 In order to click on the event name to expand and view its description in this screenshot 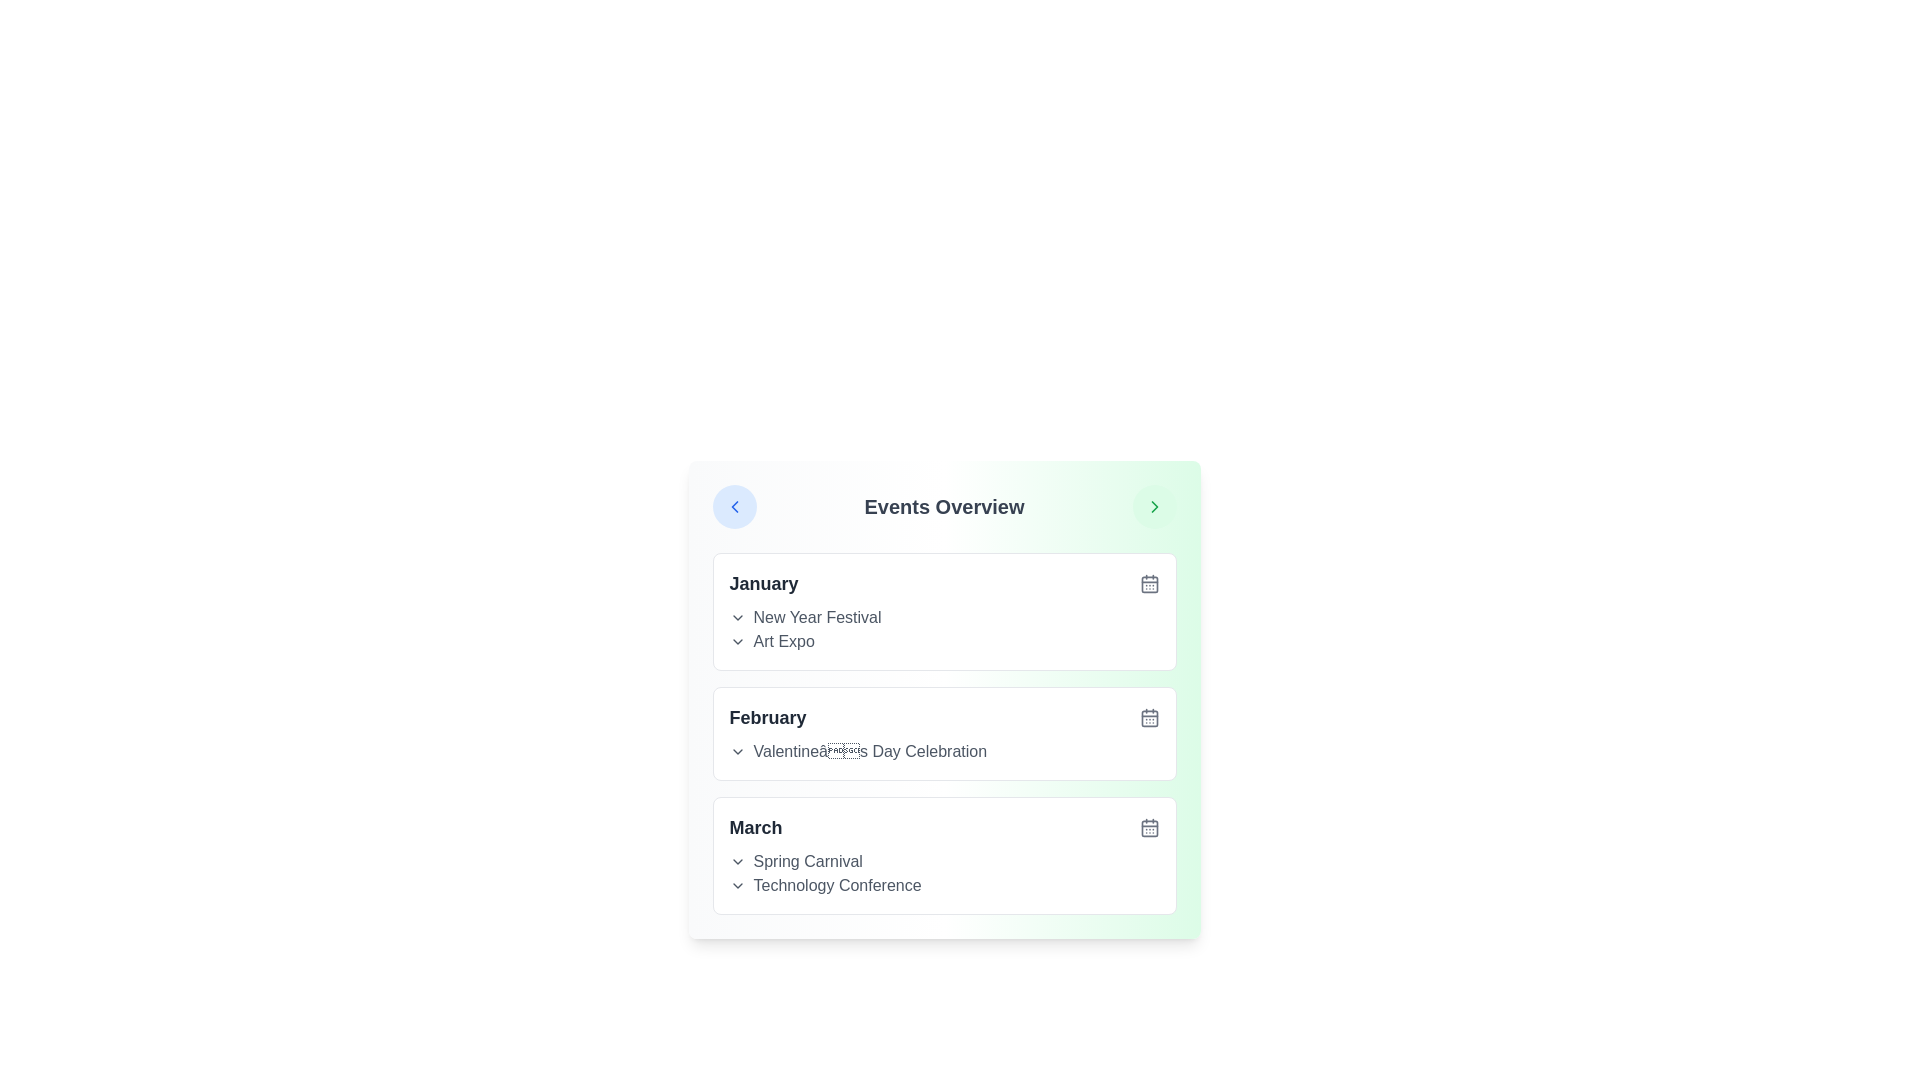, I will do `click(943, 611)`.